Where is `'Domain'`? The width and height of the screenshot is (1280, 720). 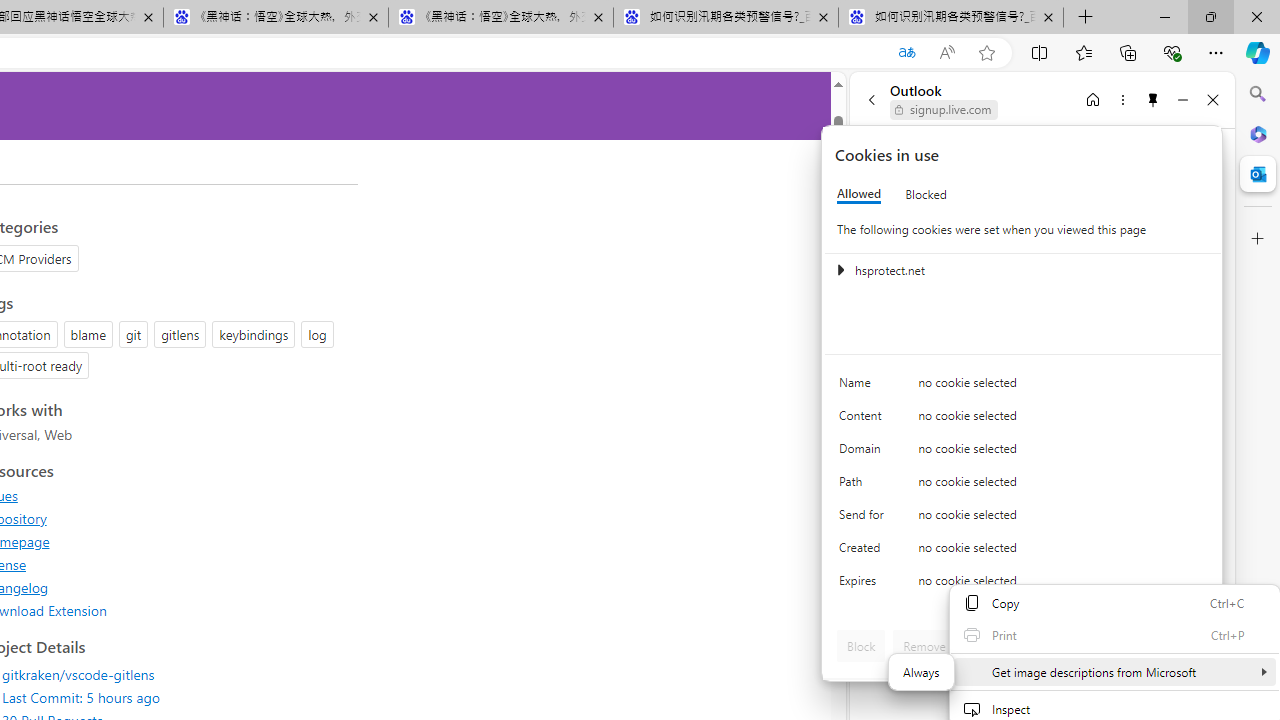
'Domain' is located at coordinates (865, 453).